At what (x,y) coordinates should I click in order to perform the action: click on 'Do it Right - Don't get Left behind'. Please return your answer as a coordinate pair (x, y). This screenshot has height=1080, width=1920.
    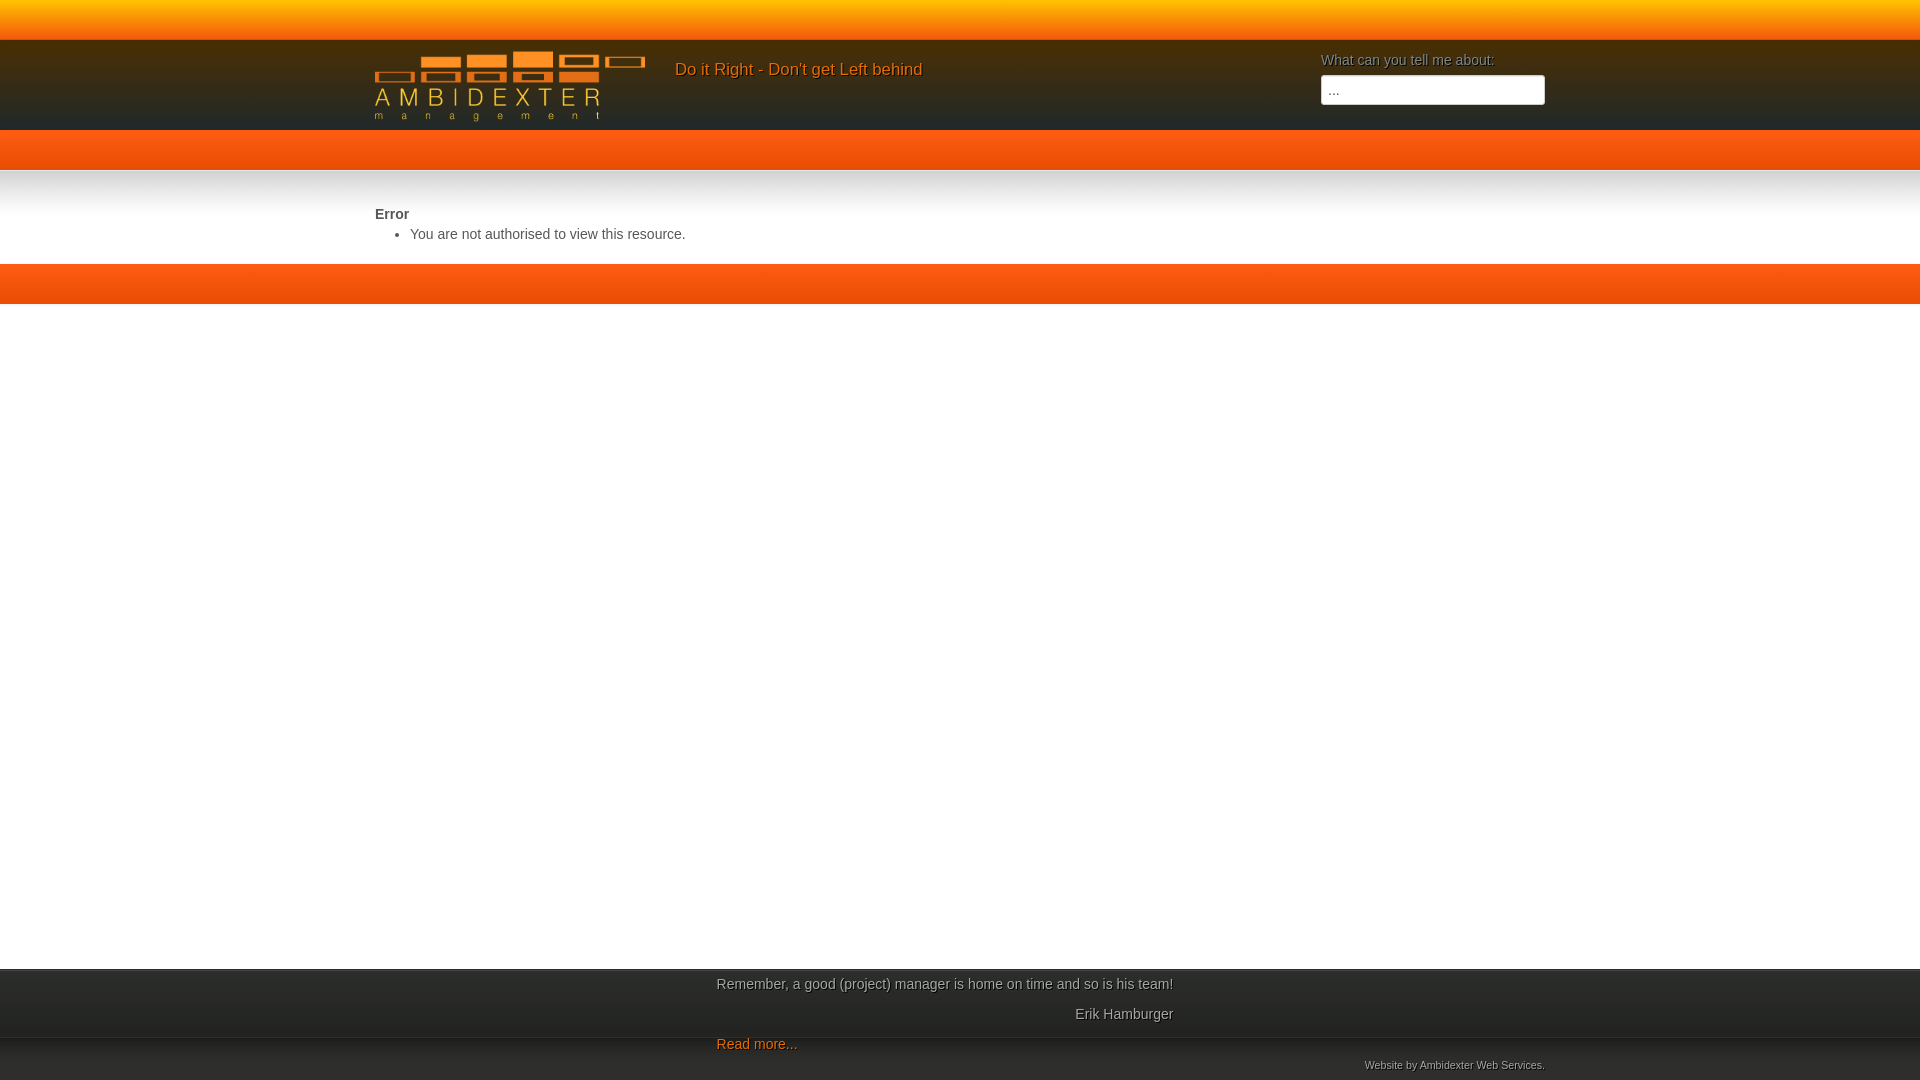
    Looking at the image, I should click on (797, 68).